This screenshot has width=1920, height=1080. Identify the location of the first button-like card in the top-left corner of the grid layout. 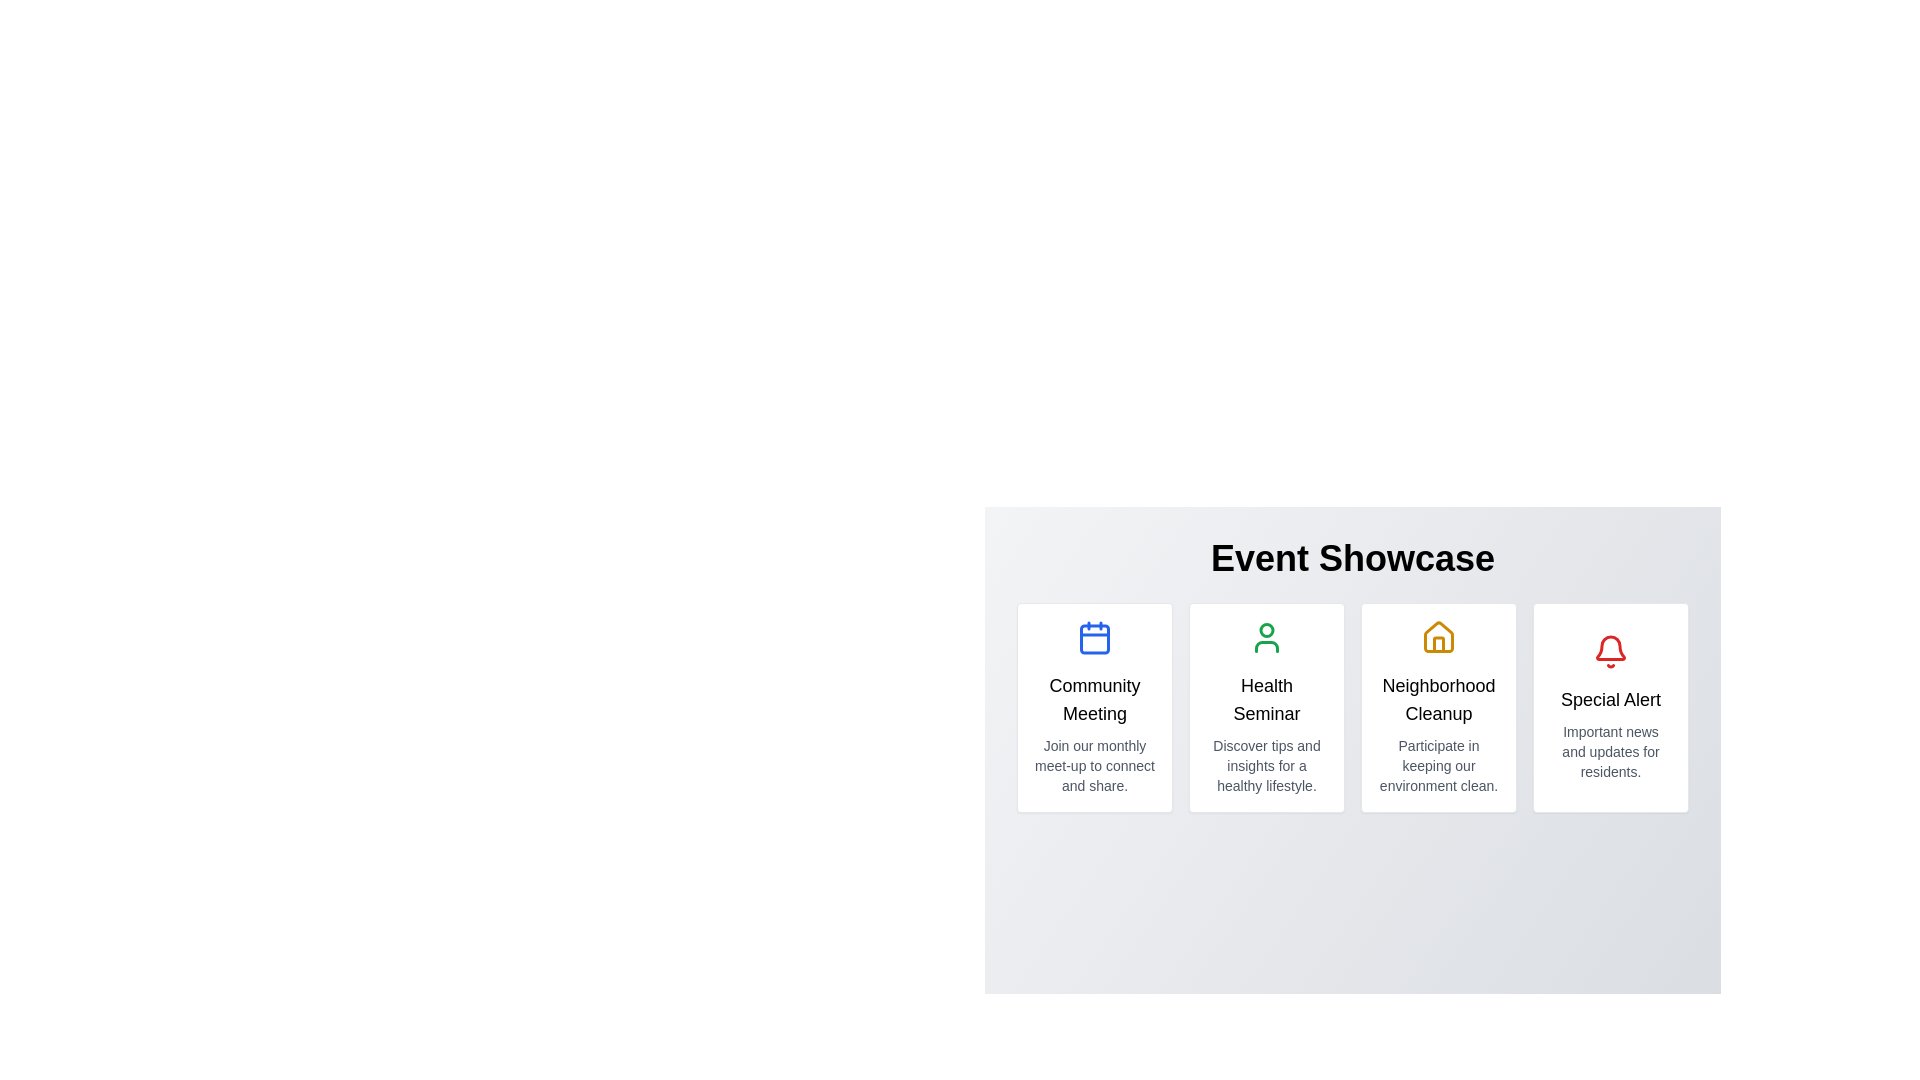
(1093, 707).